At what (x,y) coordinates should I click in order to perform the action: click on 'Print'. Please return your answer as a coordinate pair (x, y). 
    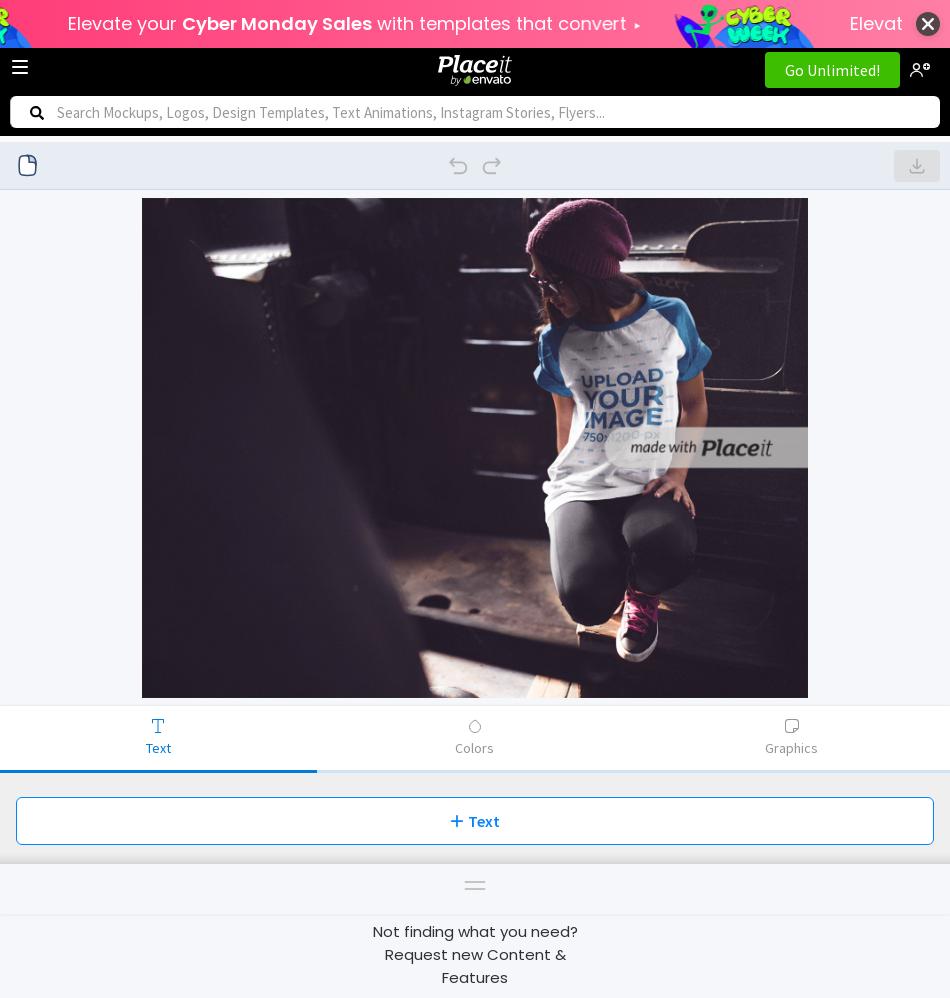
    Looking at the image, I should click on (835, 298).